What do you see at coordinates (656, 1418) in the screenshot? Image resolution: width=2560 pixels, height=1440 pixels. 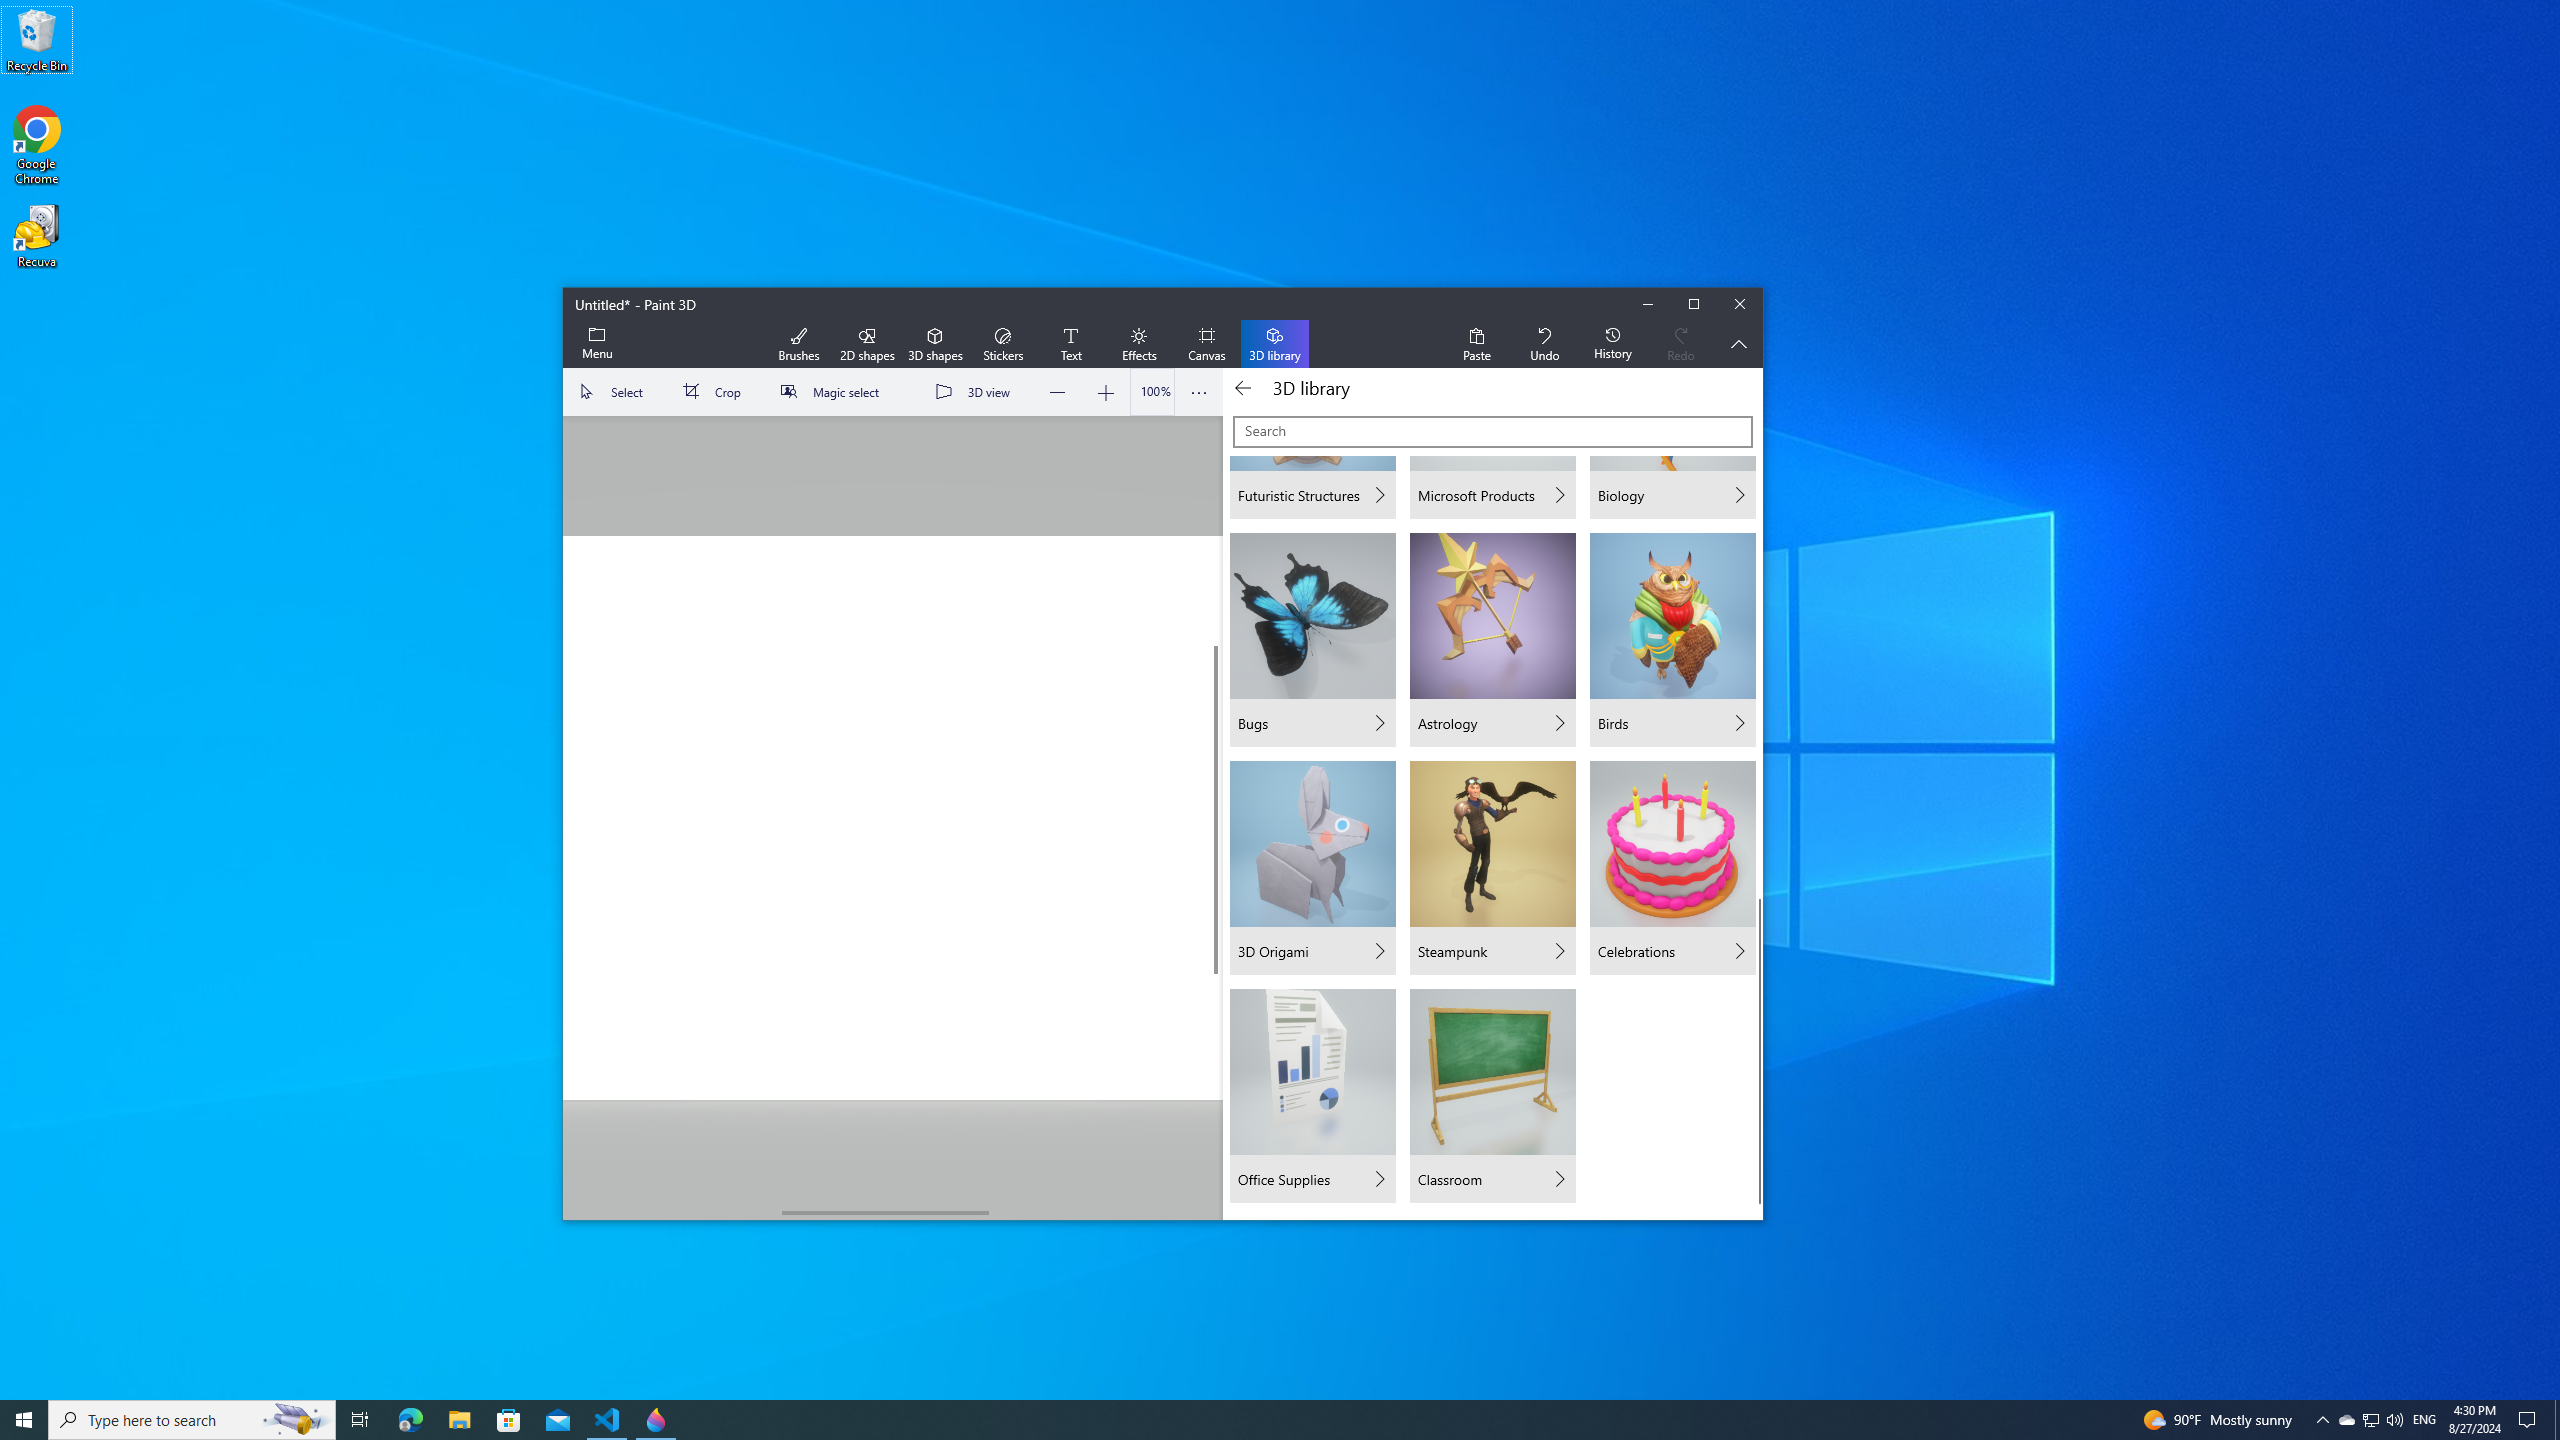 I see `'Paint 3D - 1 running window'` at bounding box center [656, 1418].